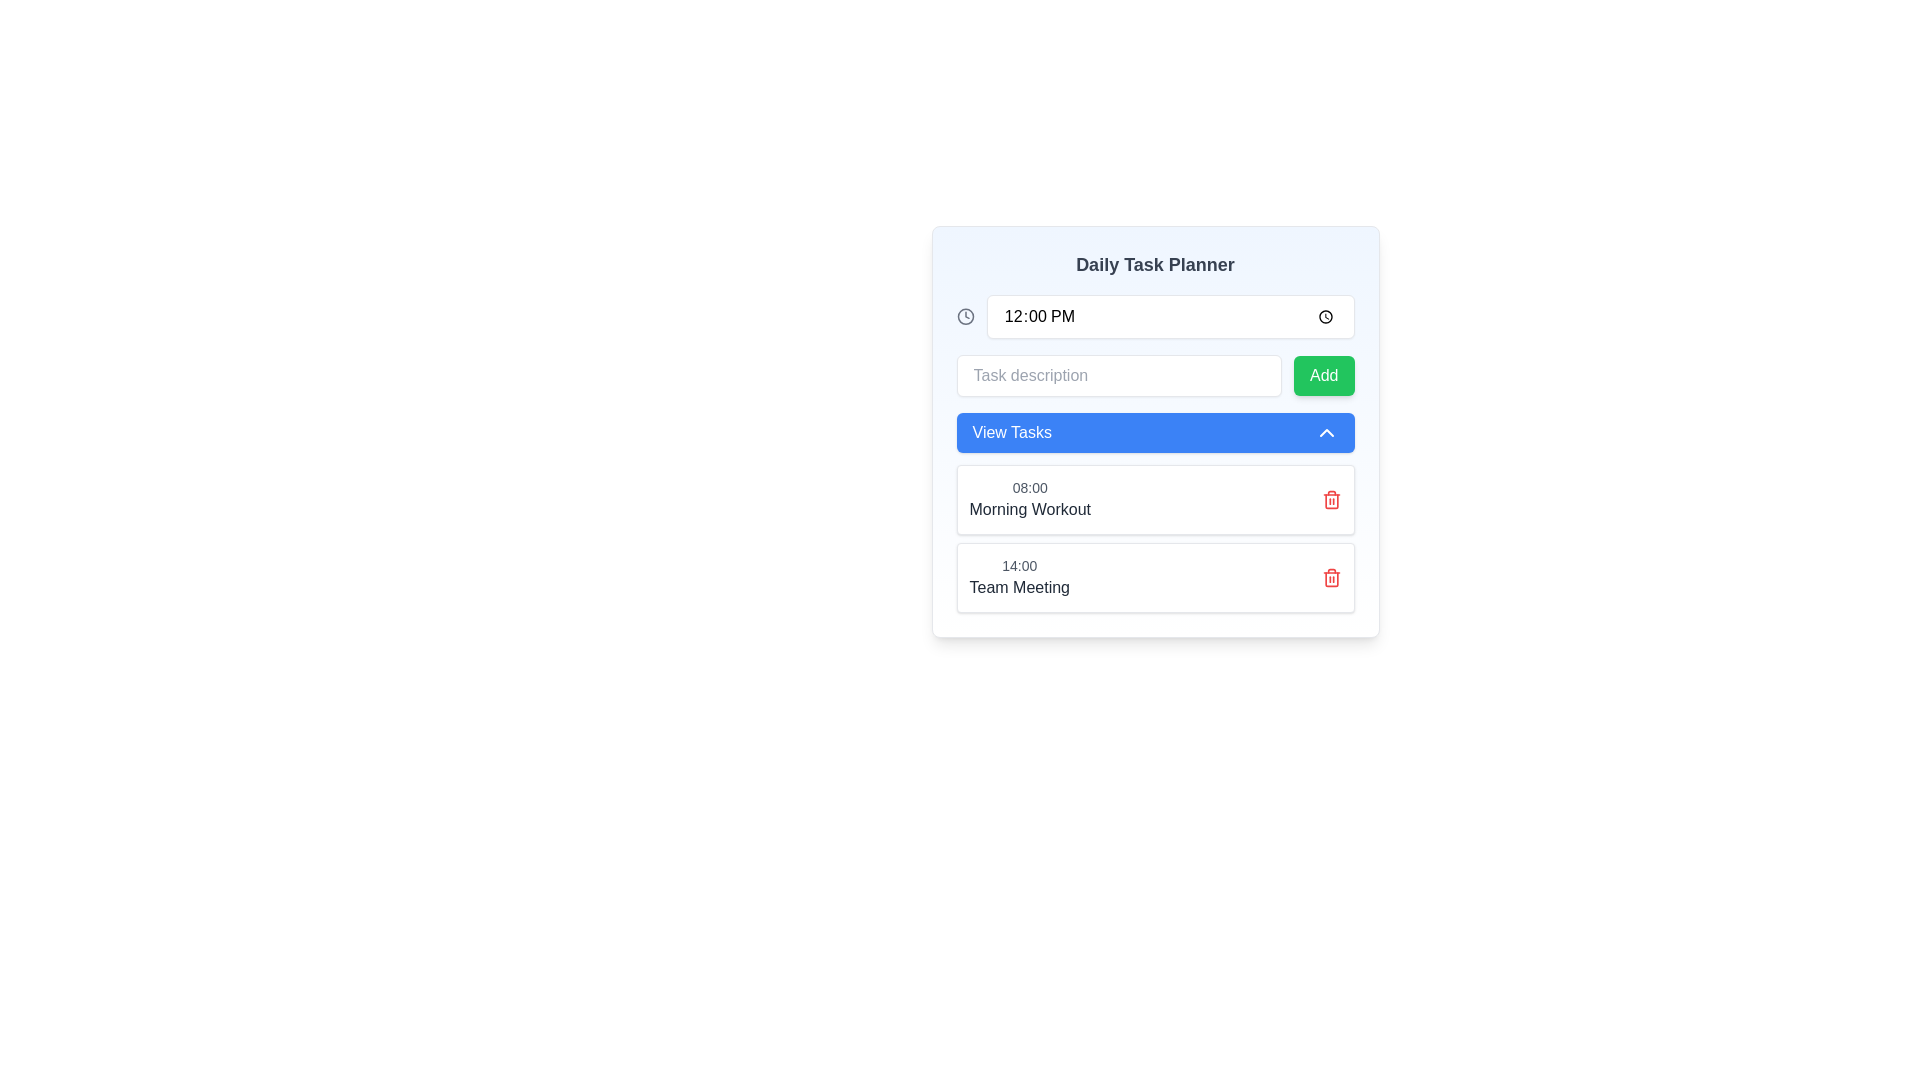 The width and height of the screenshot is (1920, 1080). I want to click on the 'Add' button with a green background, which is styled with rounded corners and located to the right of the 'Task description' input field, so click(1324, 375).